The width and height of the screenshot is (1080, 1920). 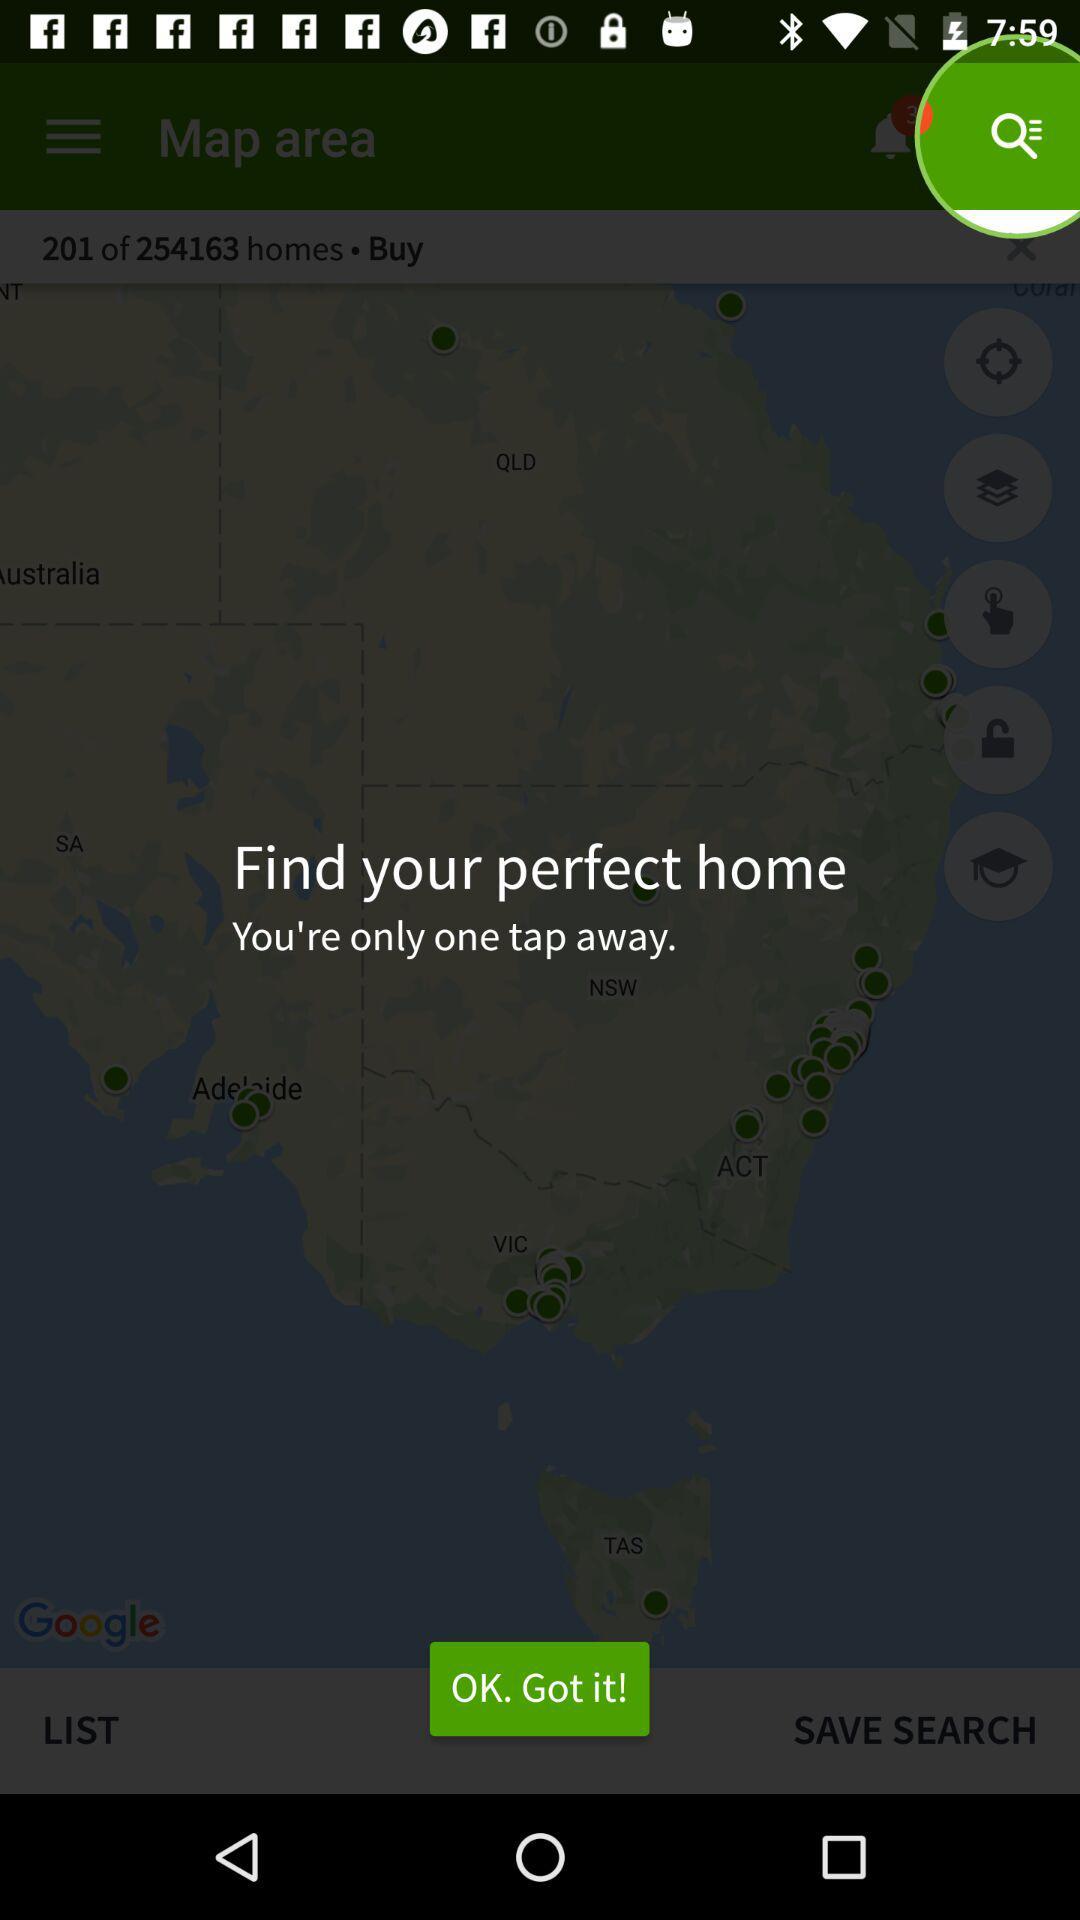 I want to click on open the menu, so click(x=72, y=135).